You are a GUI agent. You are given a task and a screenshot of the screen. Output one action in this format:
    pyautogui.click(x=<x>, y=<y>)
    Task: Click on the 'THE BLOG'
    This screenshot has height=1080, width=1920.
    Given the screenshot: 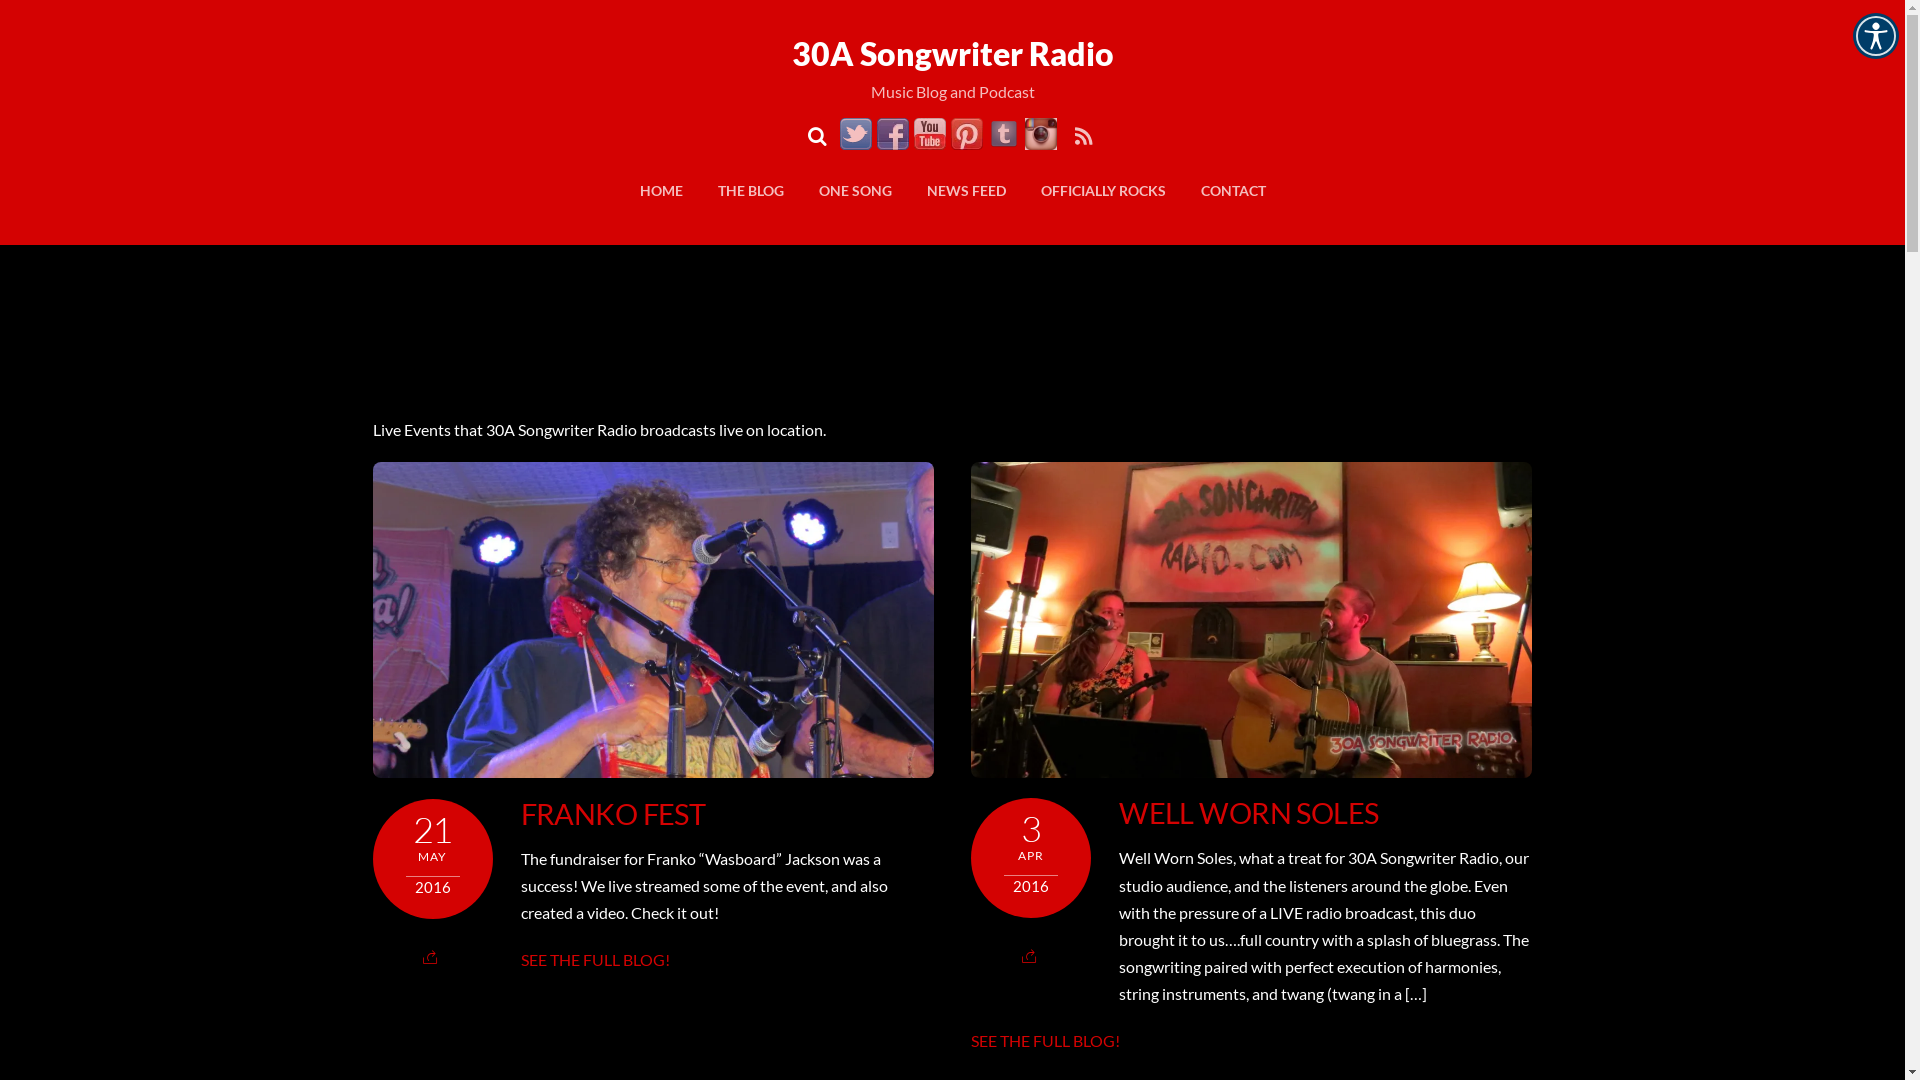 What is the action you would take?
    pyautogui.click(x=749, y=190)
    